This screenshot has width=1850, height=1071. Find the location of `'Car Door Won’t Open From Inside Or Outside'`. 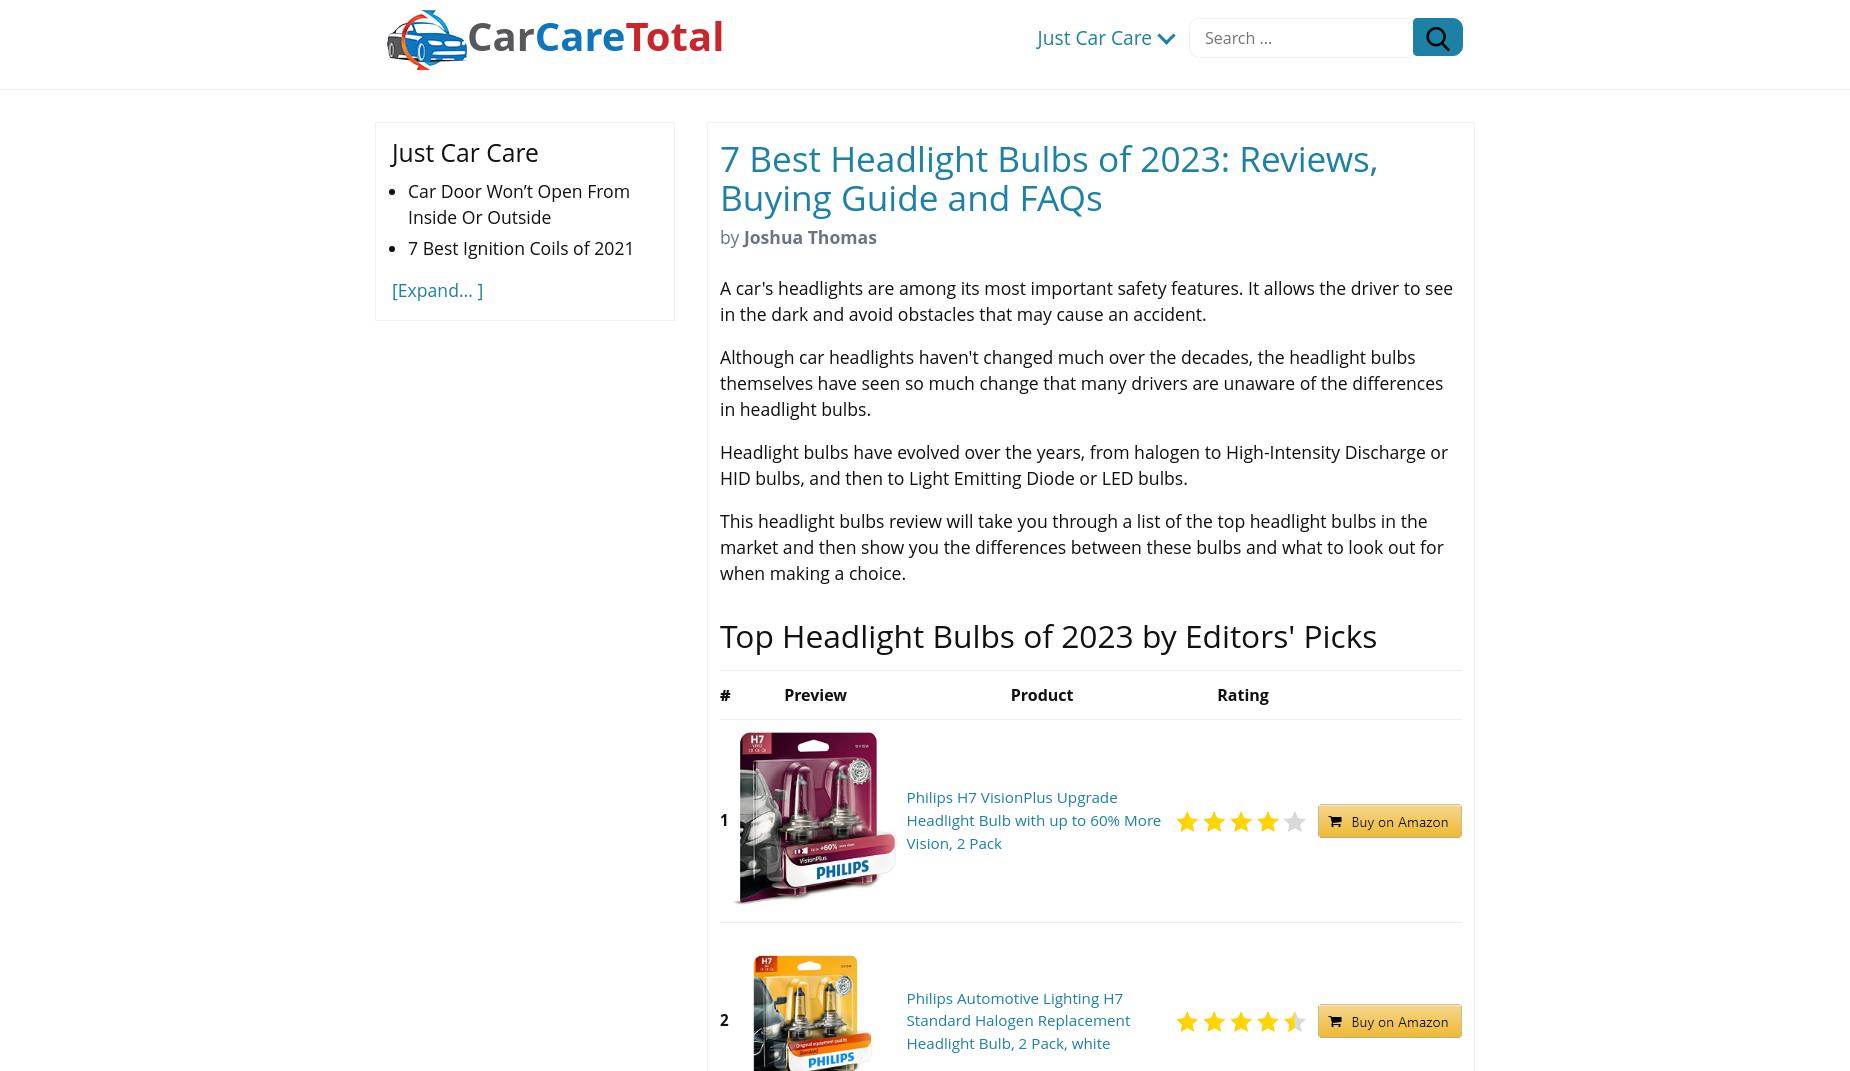

'Car Door Won’t Open From Inside Or Outside' is located at coordinates (518, 203).